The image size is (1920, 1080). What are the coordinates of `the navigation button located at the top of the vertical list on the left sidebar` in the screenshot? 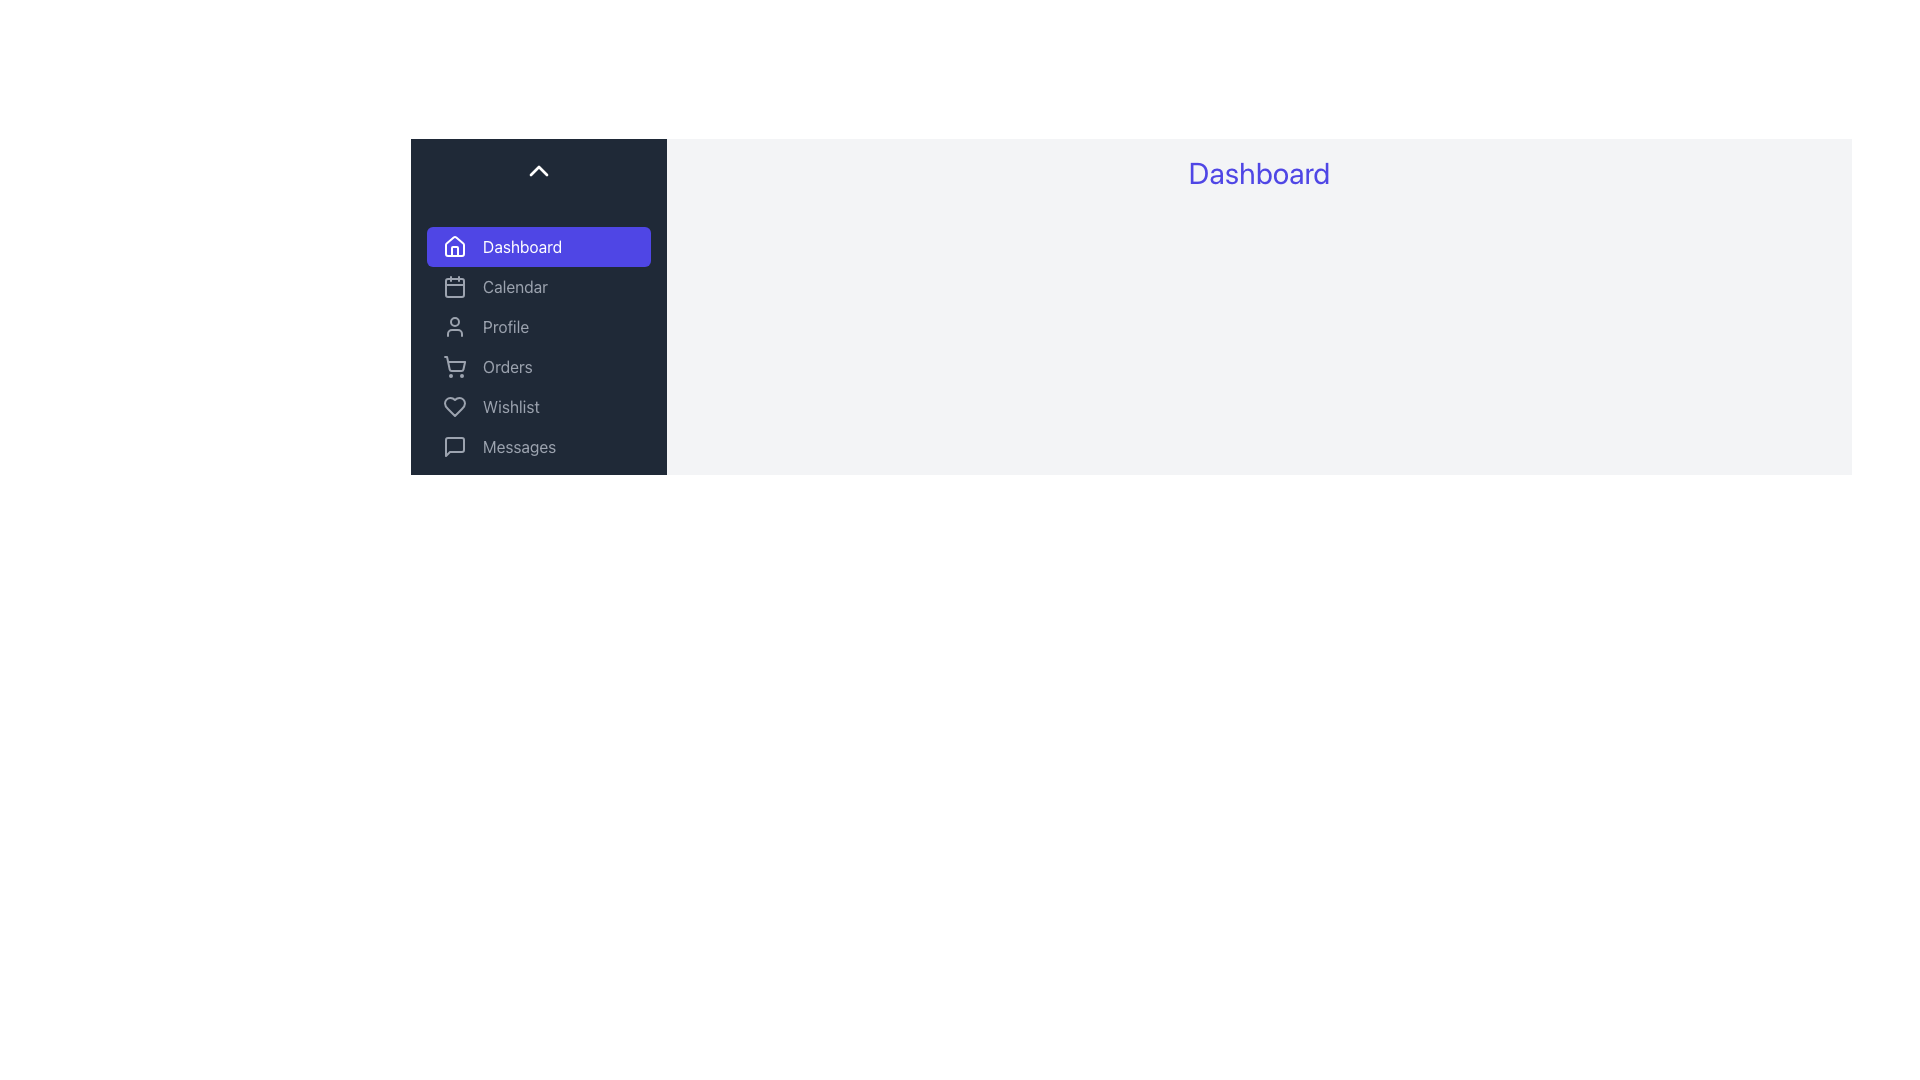 It's located at (538, 245).